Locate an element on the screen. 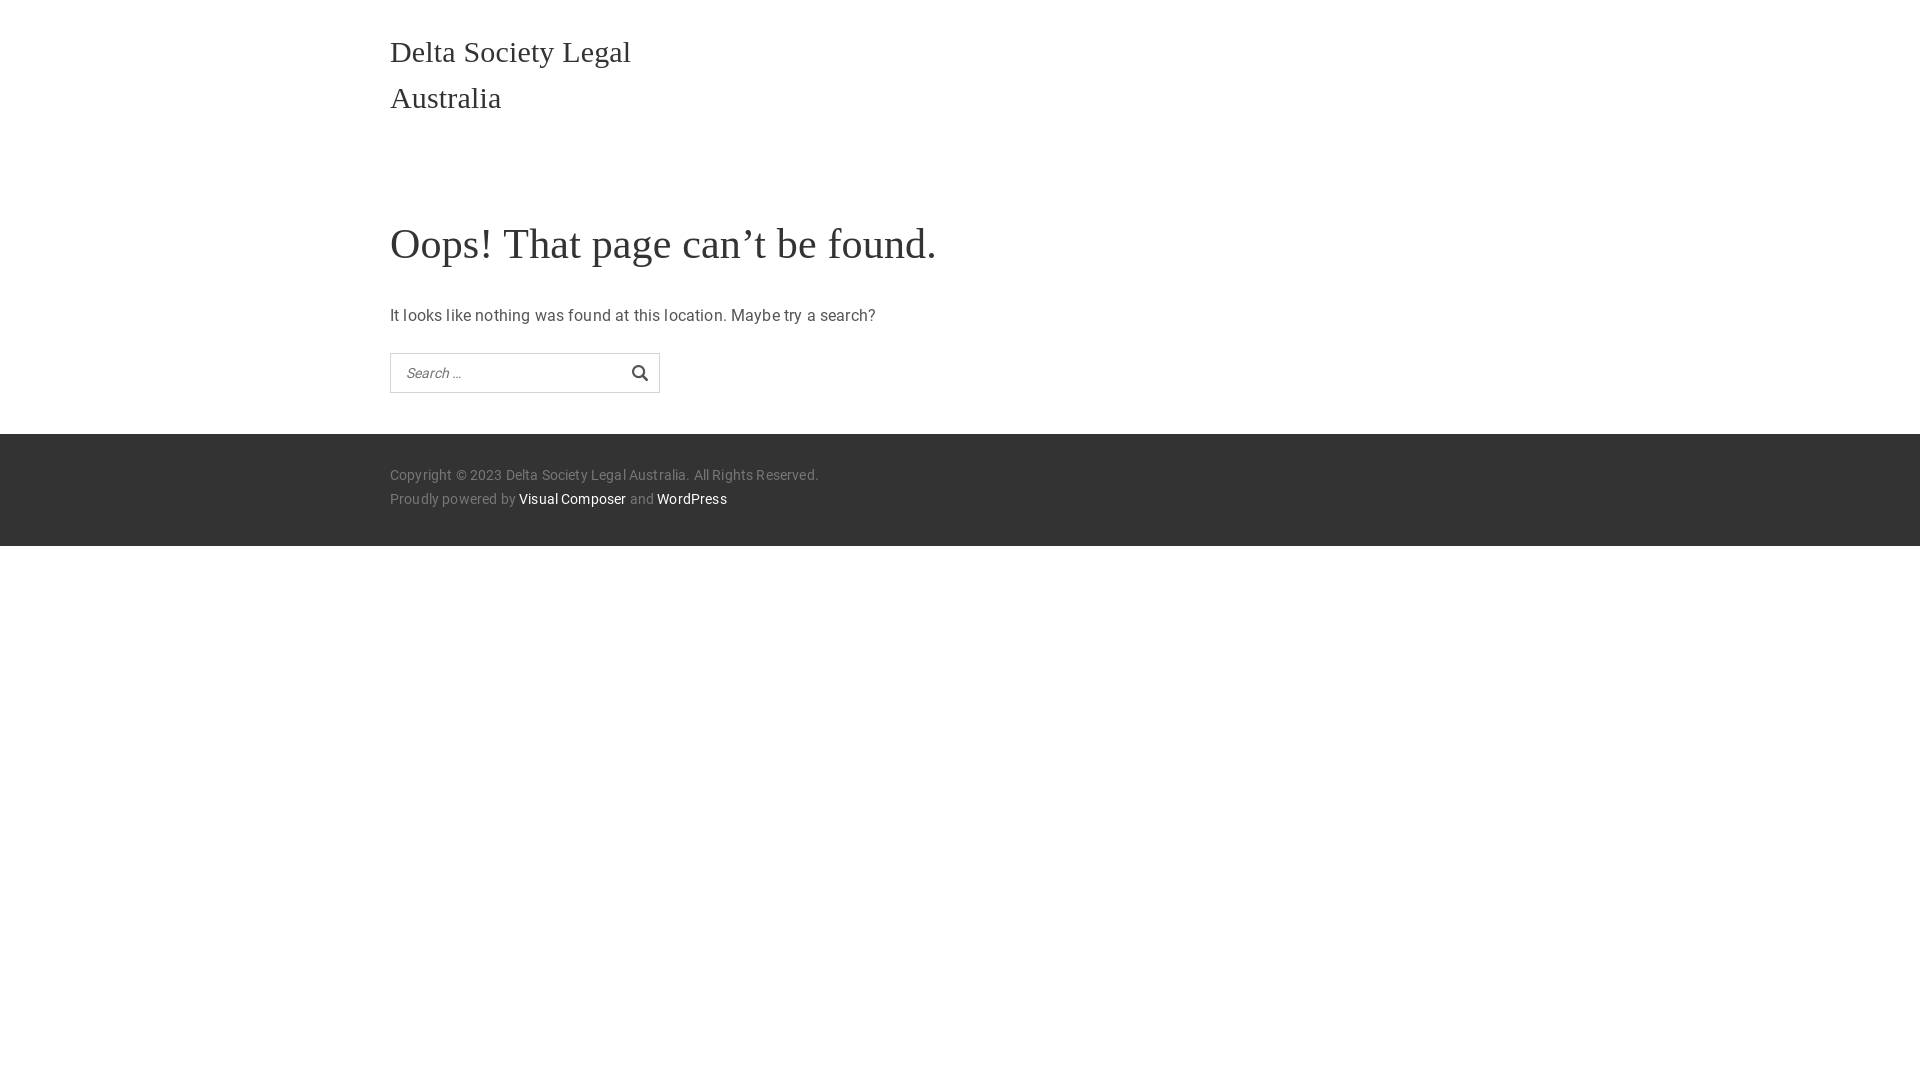  'WordPress' is located at coordinates (691, 498).